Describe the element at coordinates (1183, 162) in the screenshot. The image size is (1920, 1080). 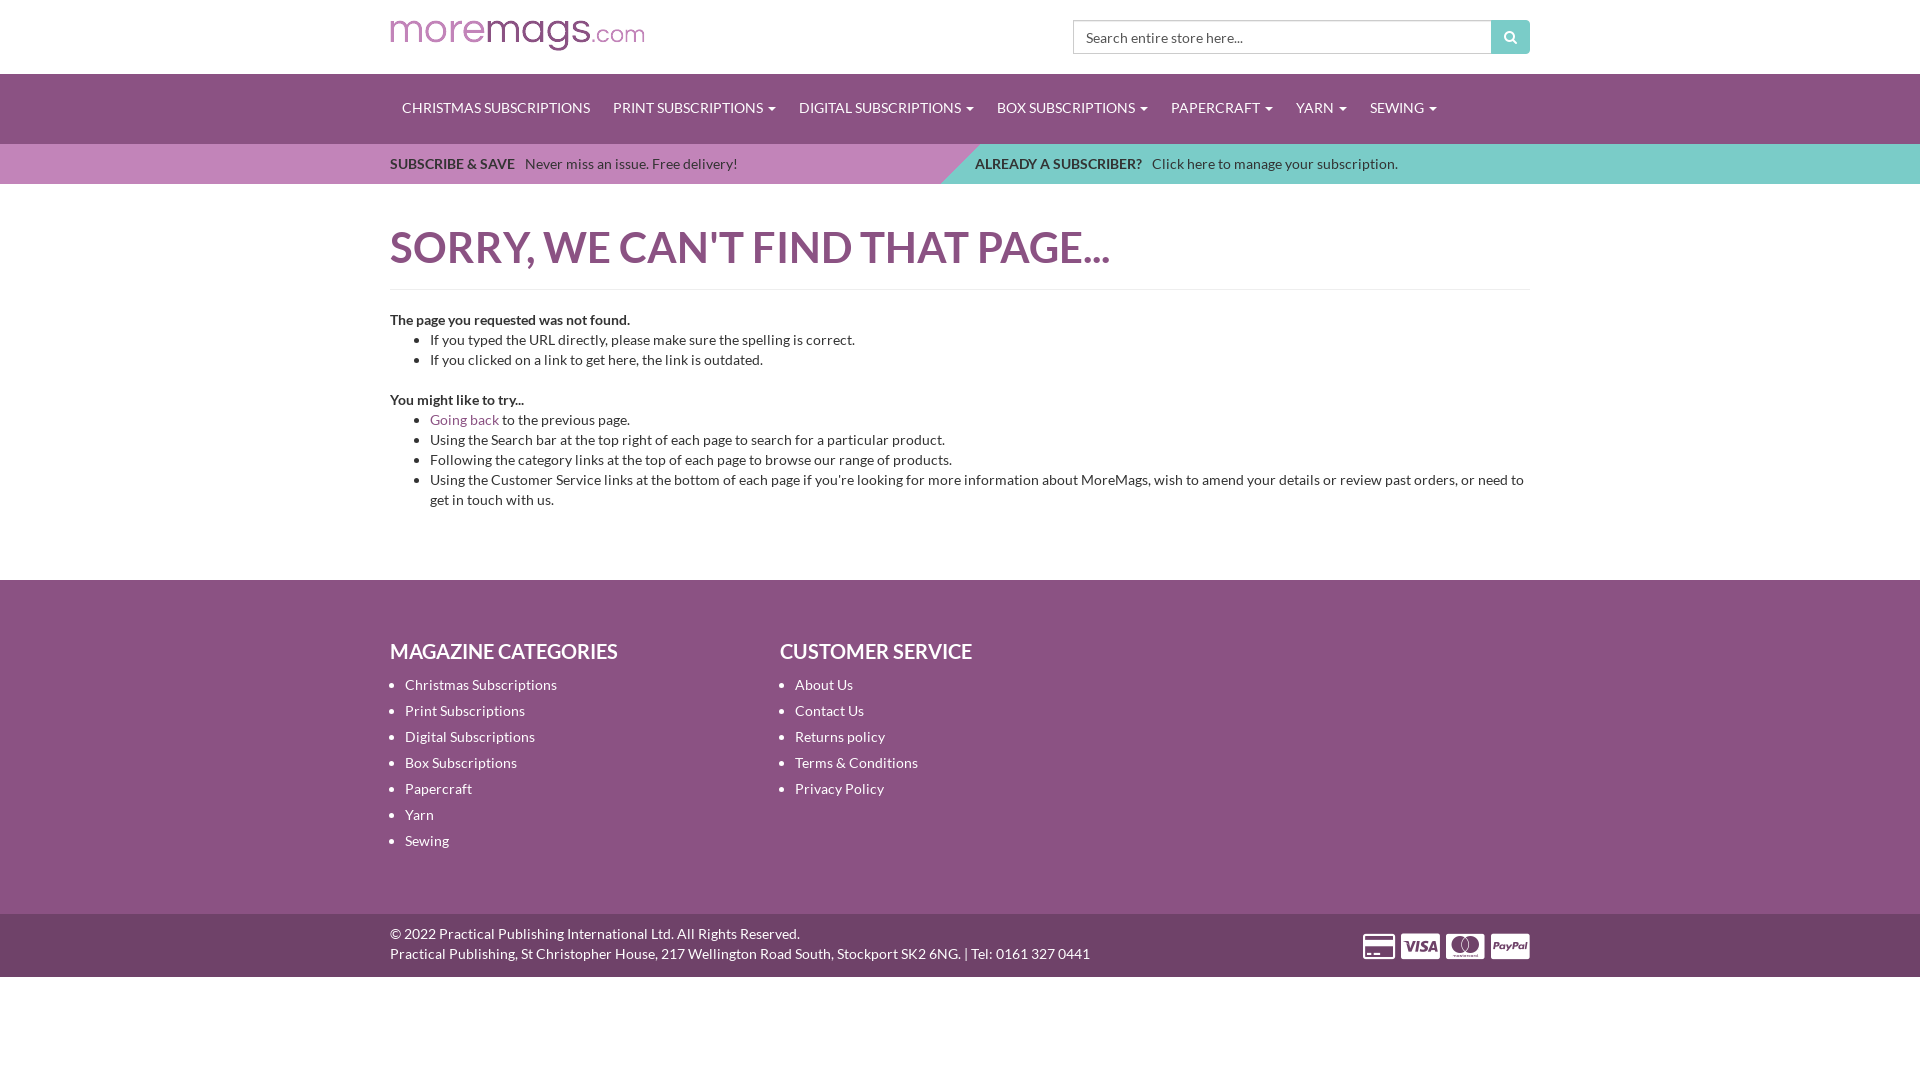
I see `'Click here'` at that location.